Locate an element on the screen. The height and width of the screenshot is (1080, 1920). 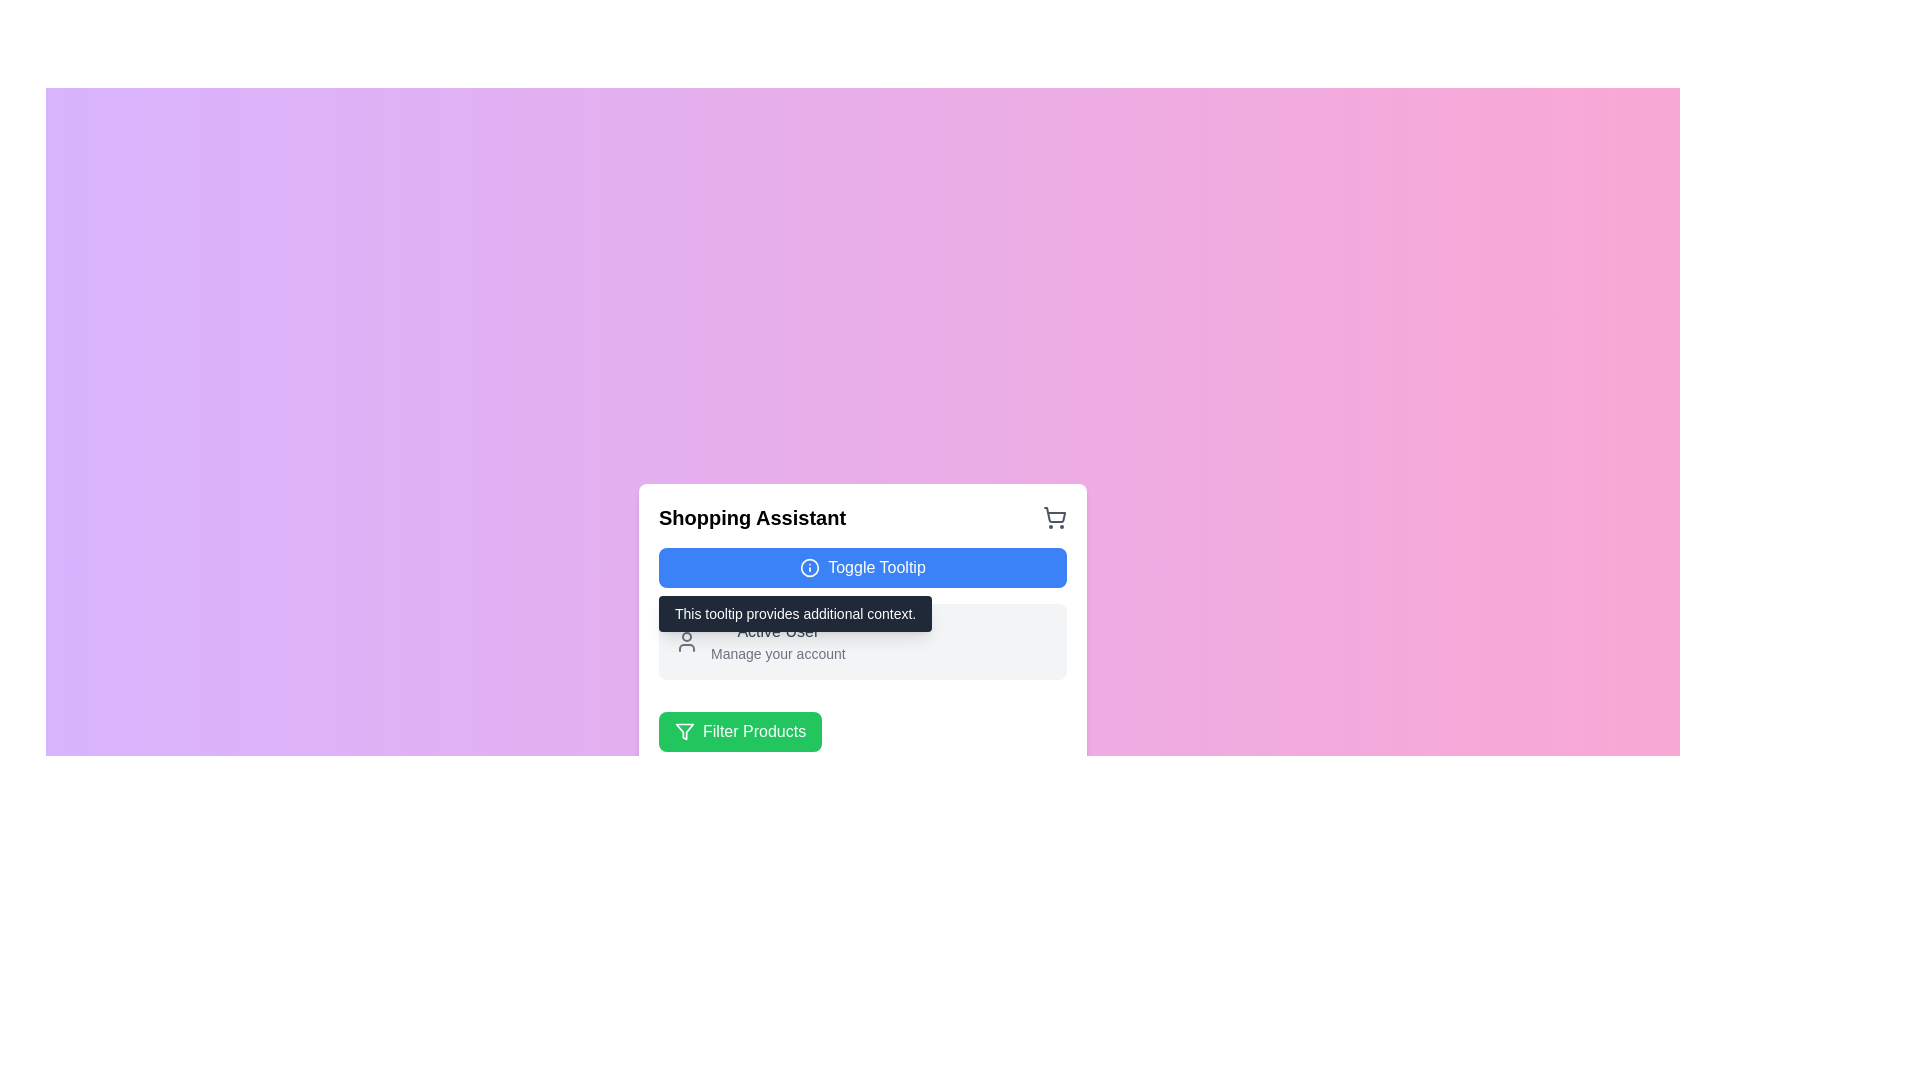
the tooltip that provides additional context or information, positioned directly below the 'Toggle Tooltip' button is located at coordinates (794, 612).